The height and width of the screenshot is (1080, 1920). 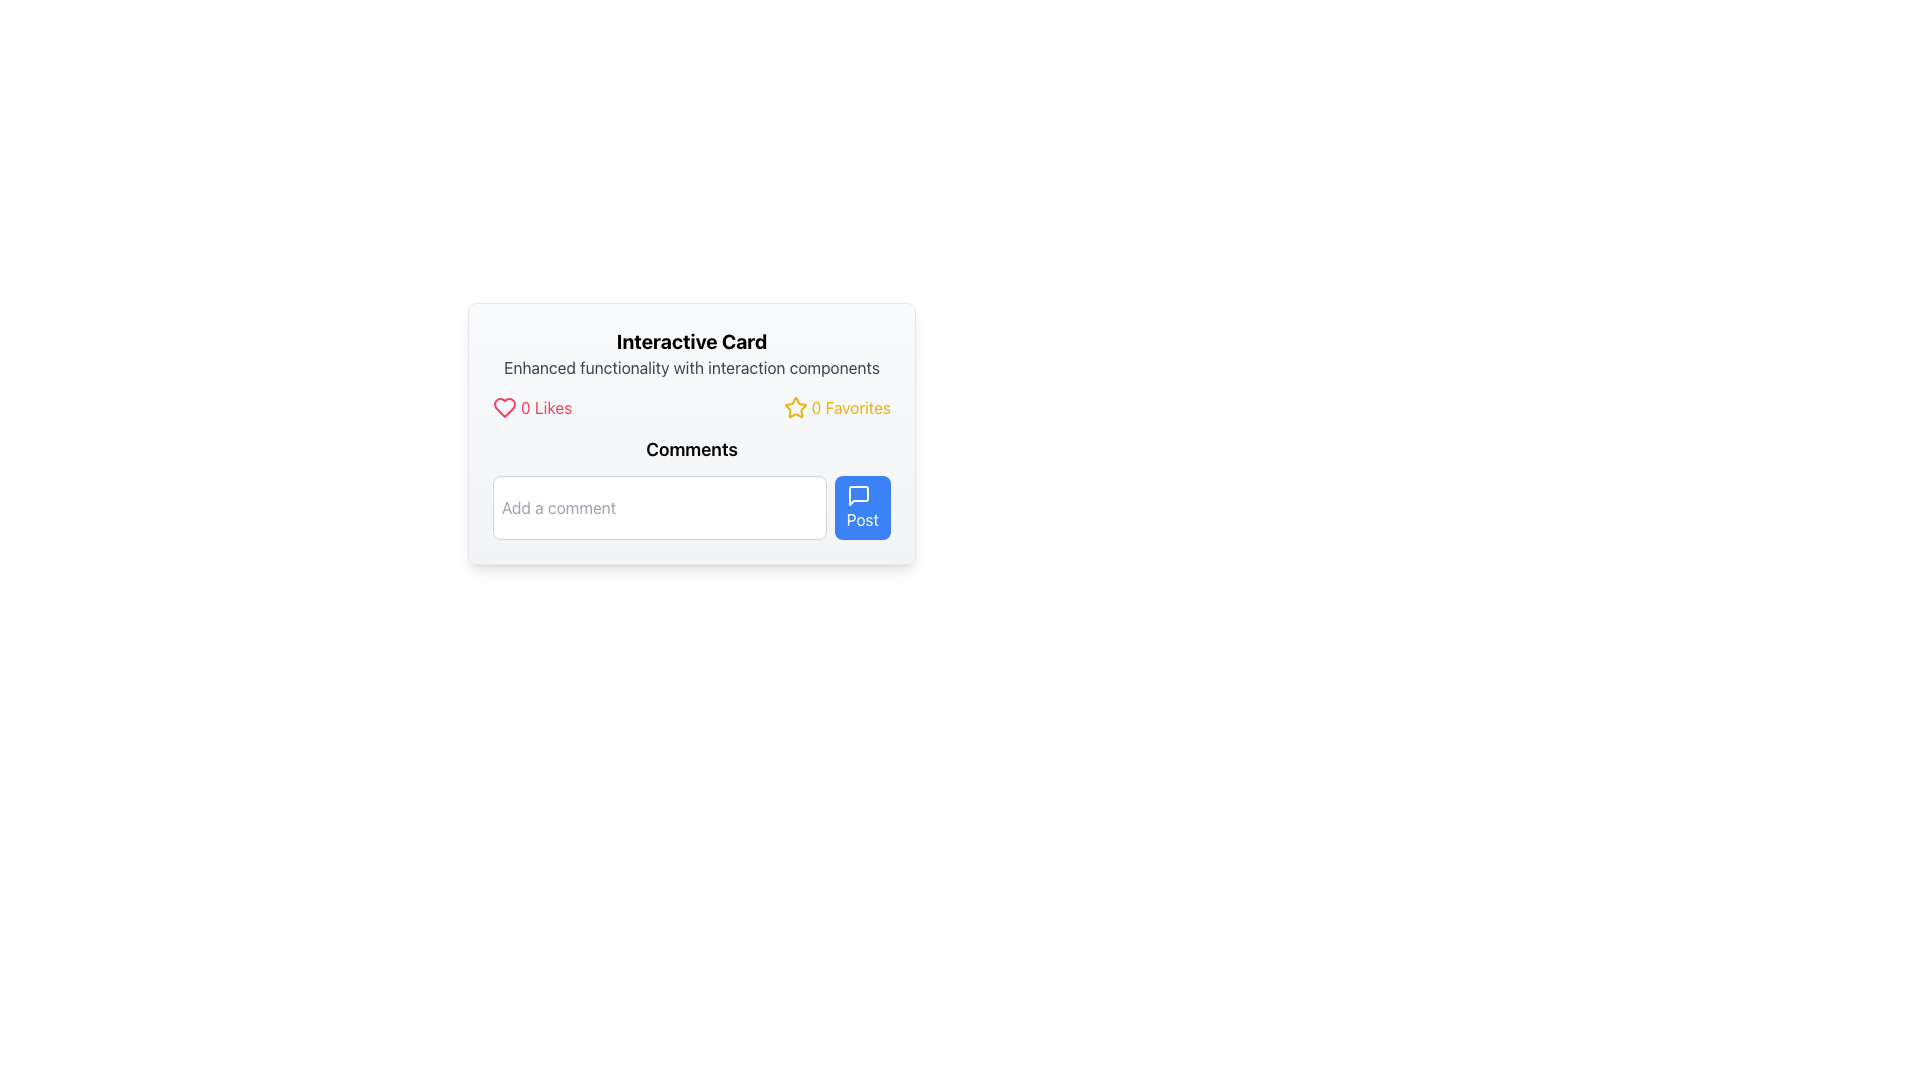 What do you see at coordinates (691, 450) in the screenshot?
I see `the 'Comments' label displayed in bolded black font, which serves as a heading for the comment input section` at bounding box center [691, 450].